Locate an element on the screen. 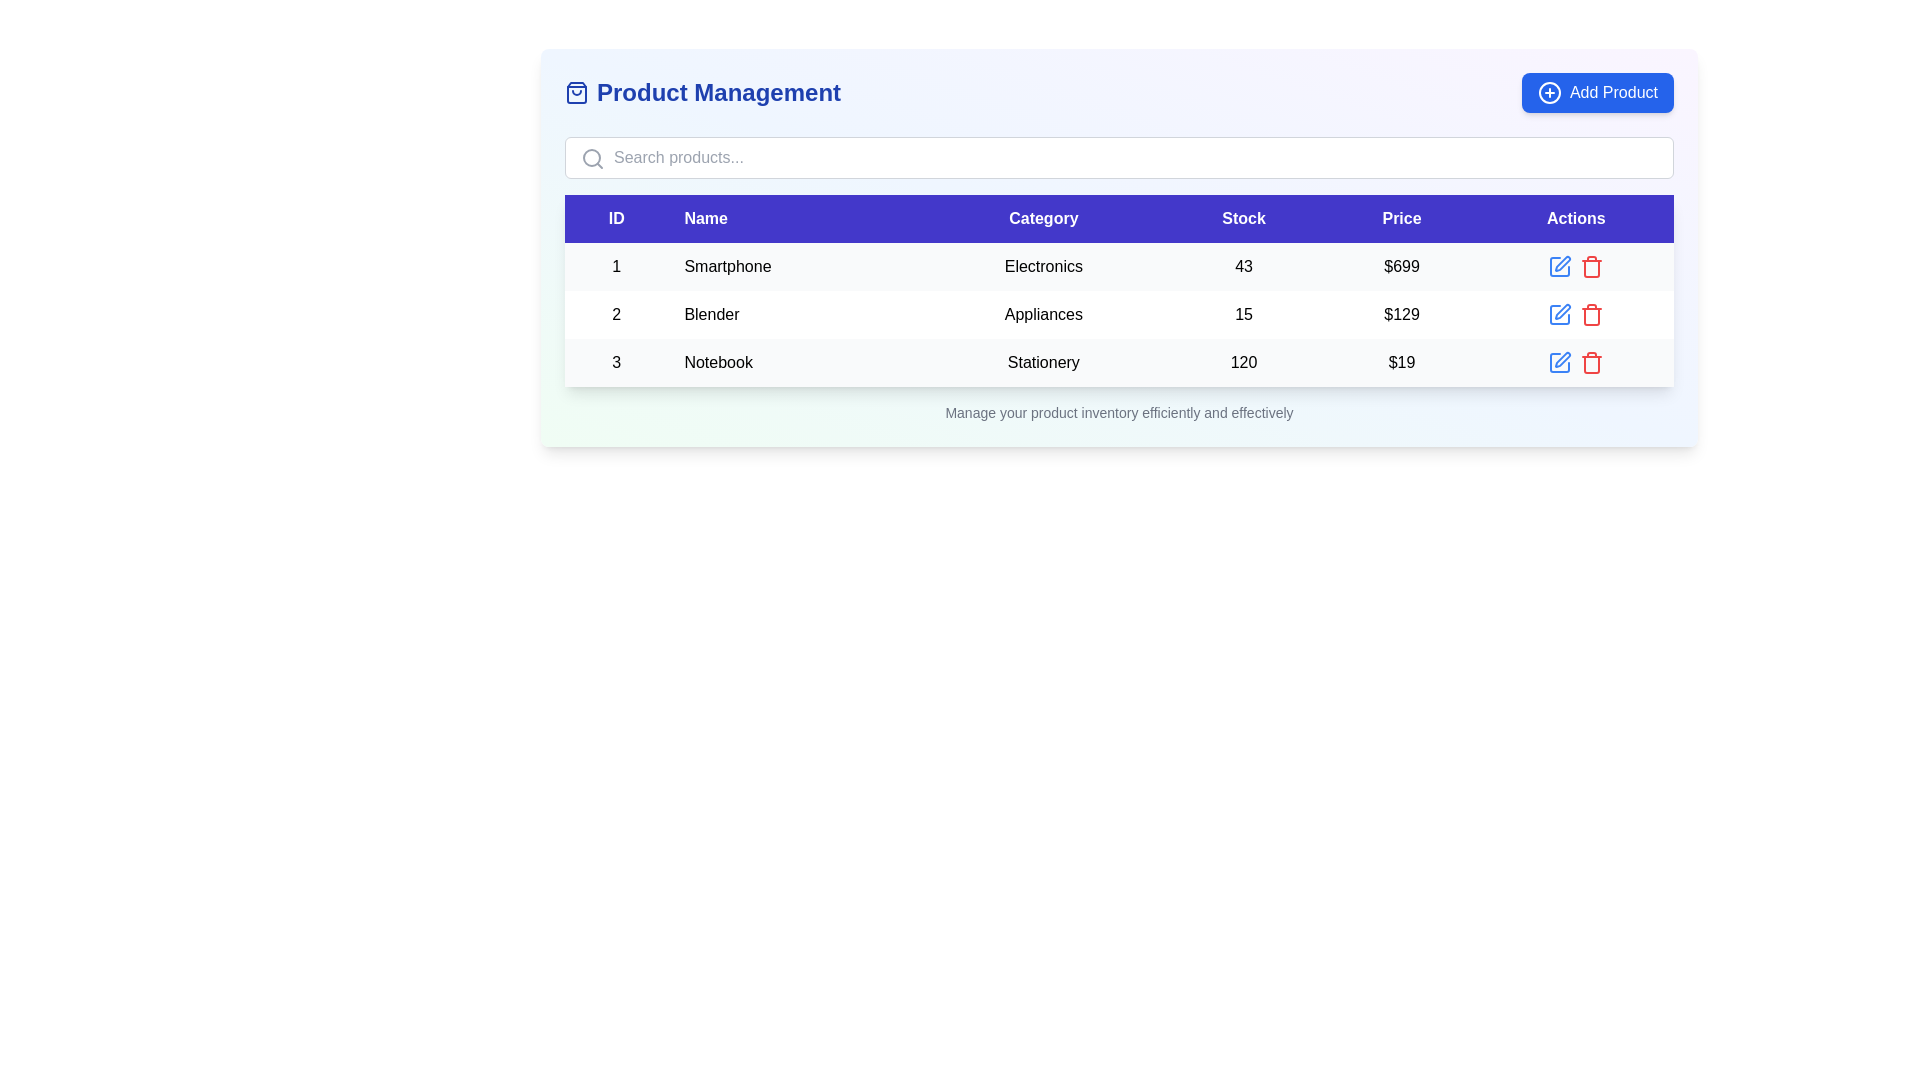  the stock quantity text indicating 120 units for the 'Notebook' product, located in the 'Stock' column of the table's third row is located at coordinates (1242, 362).